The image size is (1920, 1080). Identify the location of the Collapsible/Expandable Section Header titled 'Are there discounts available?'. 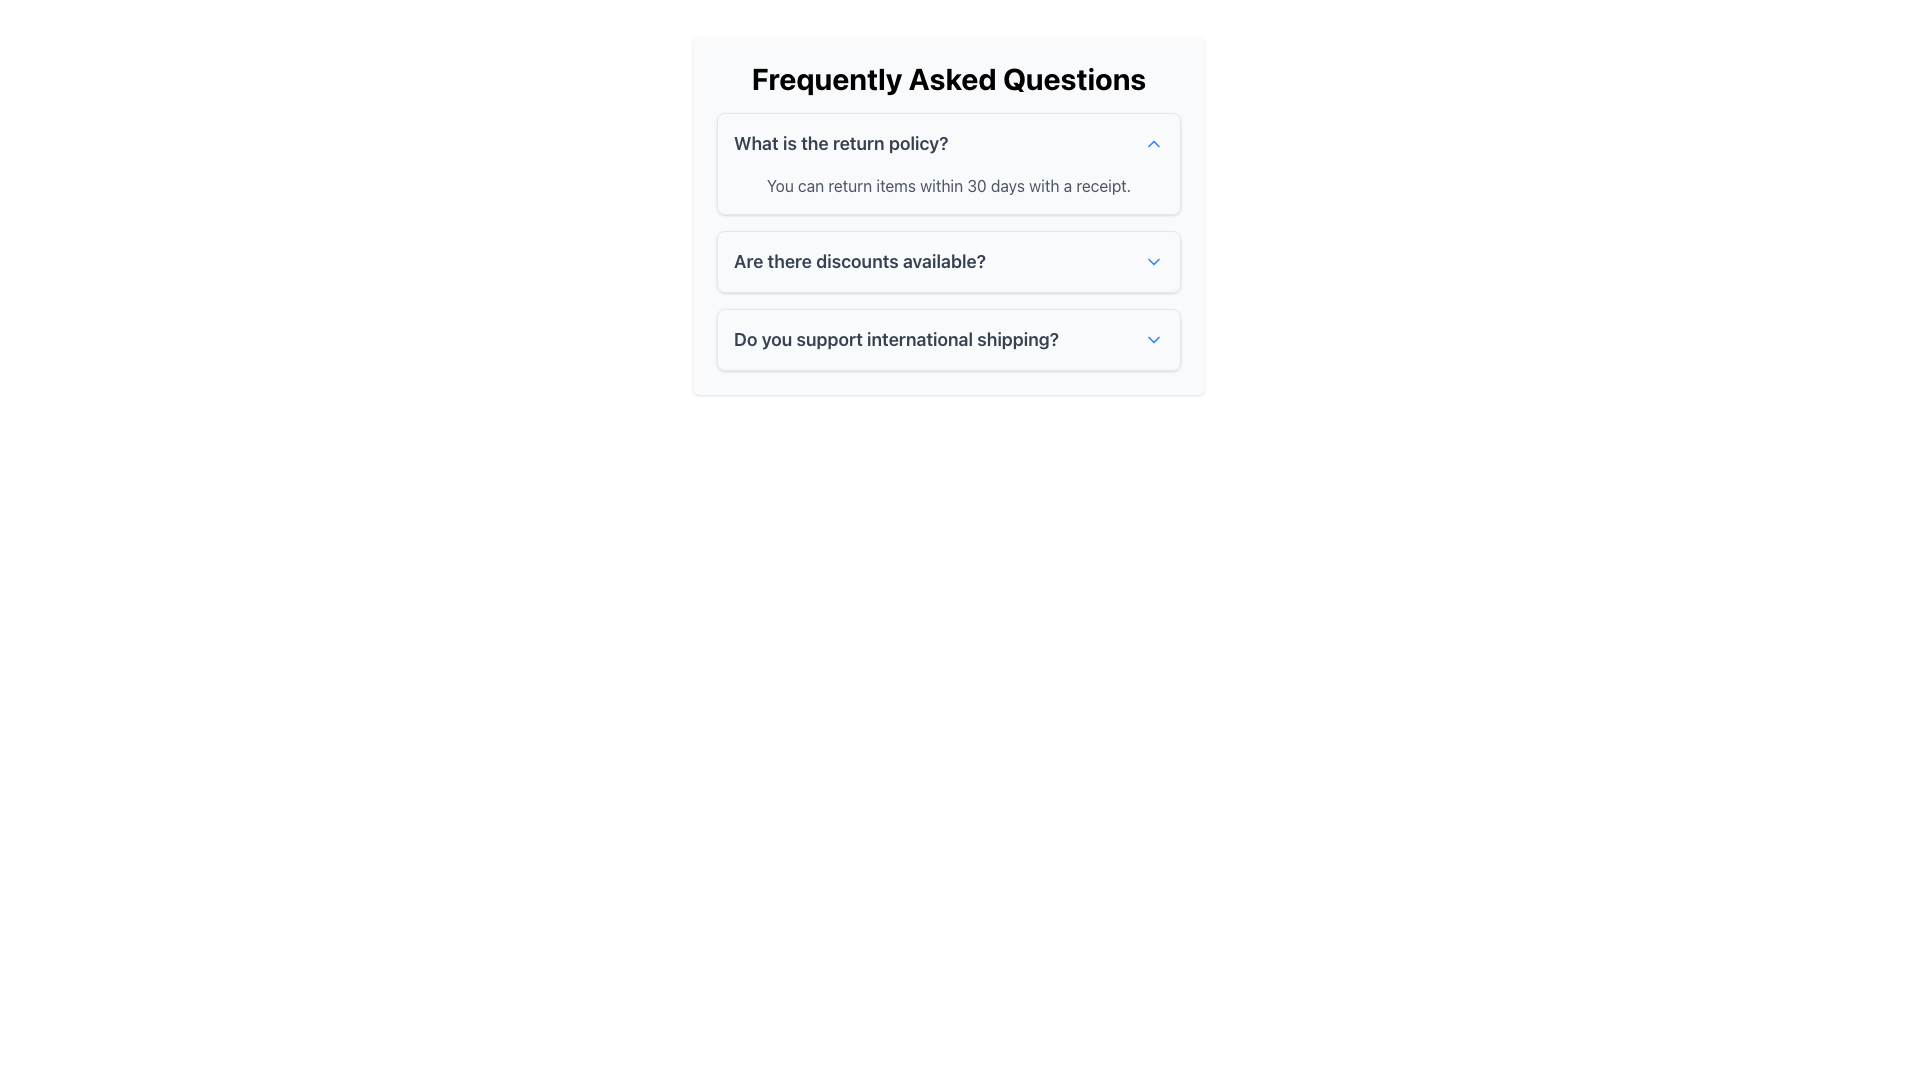
(948, 261).